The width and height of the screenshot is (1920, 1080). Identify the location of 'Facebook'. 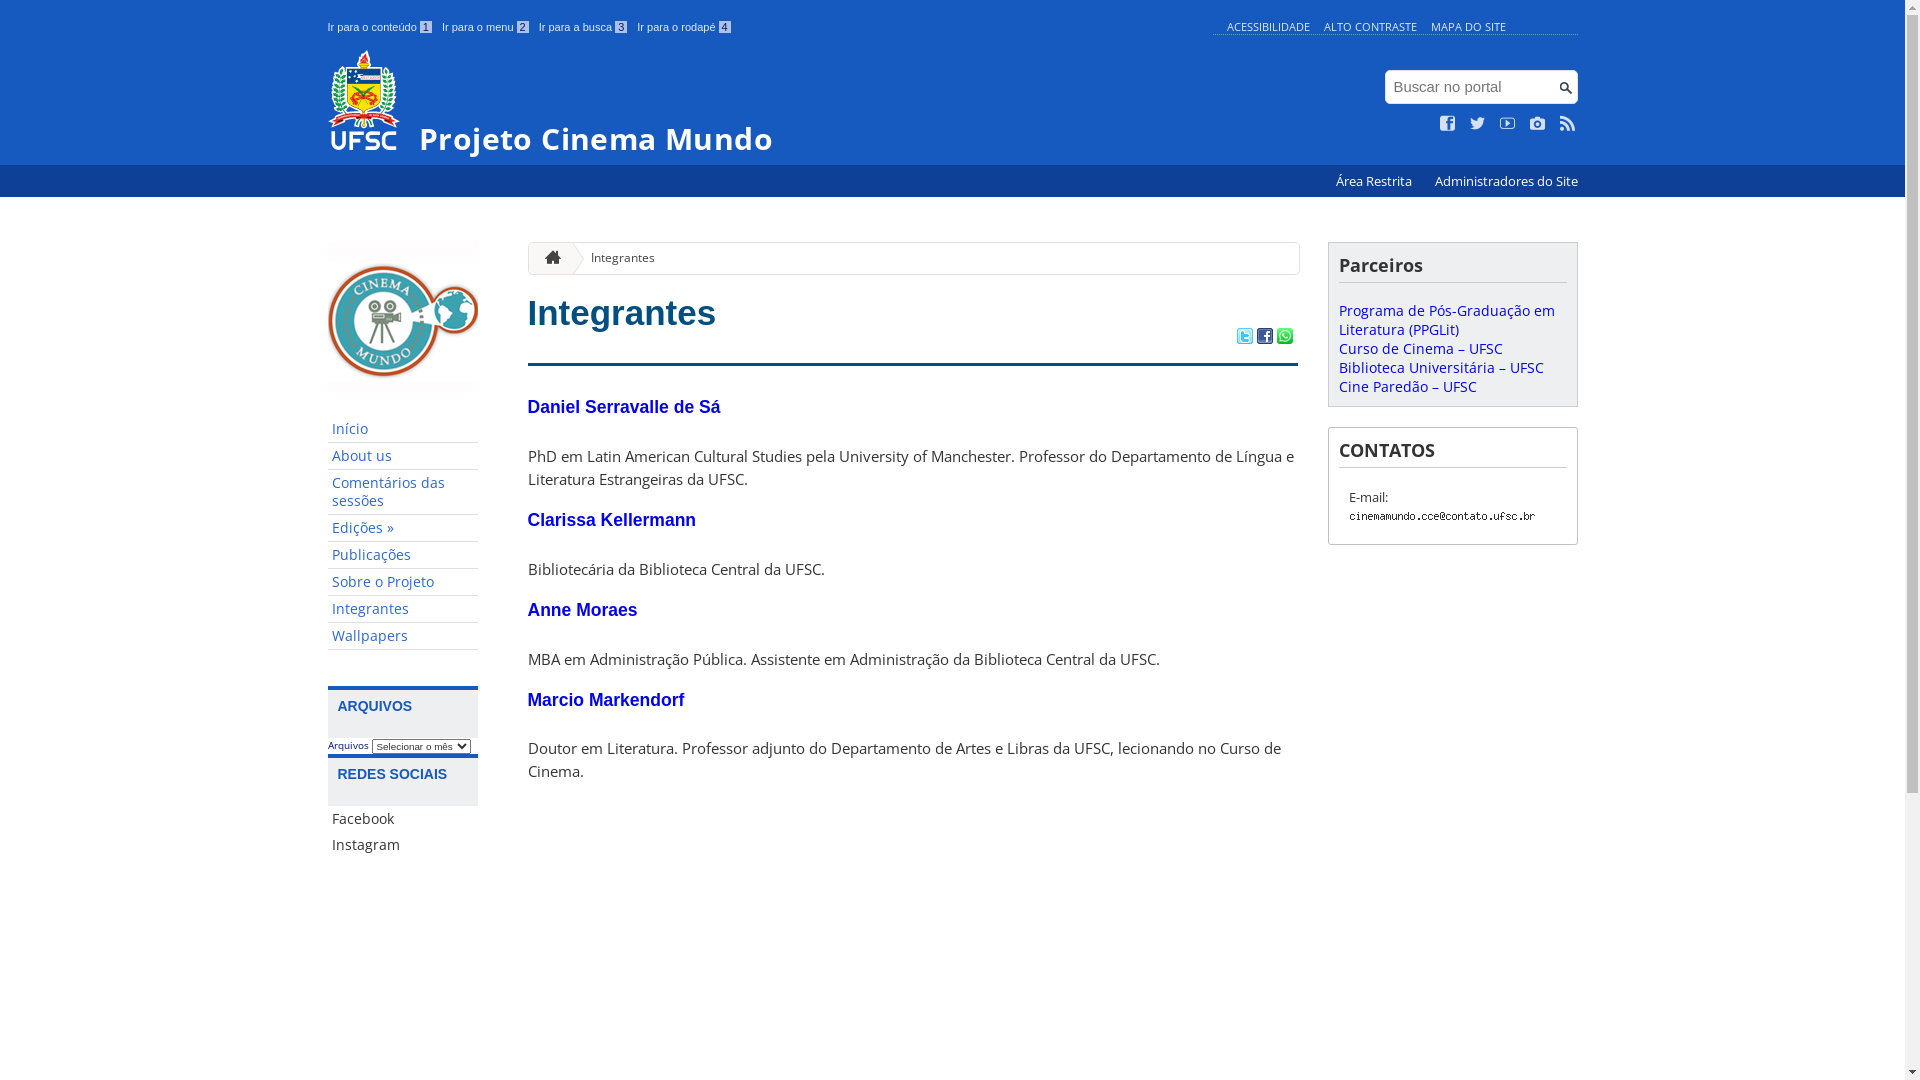
(402, 818).